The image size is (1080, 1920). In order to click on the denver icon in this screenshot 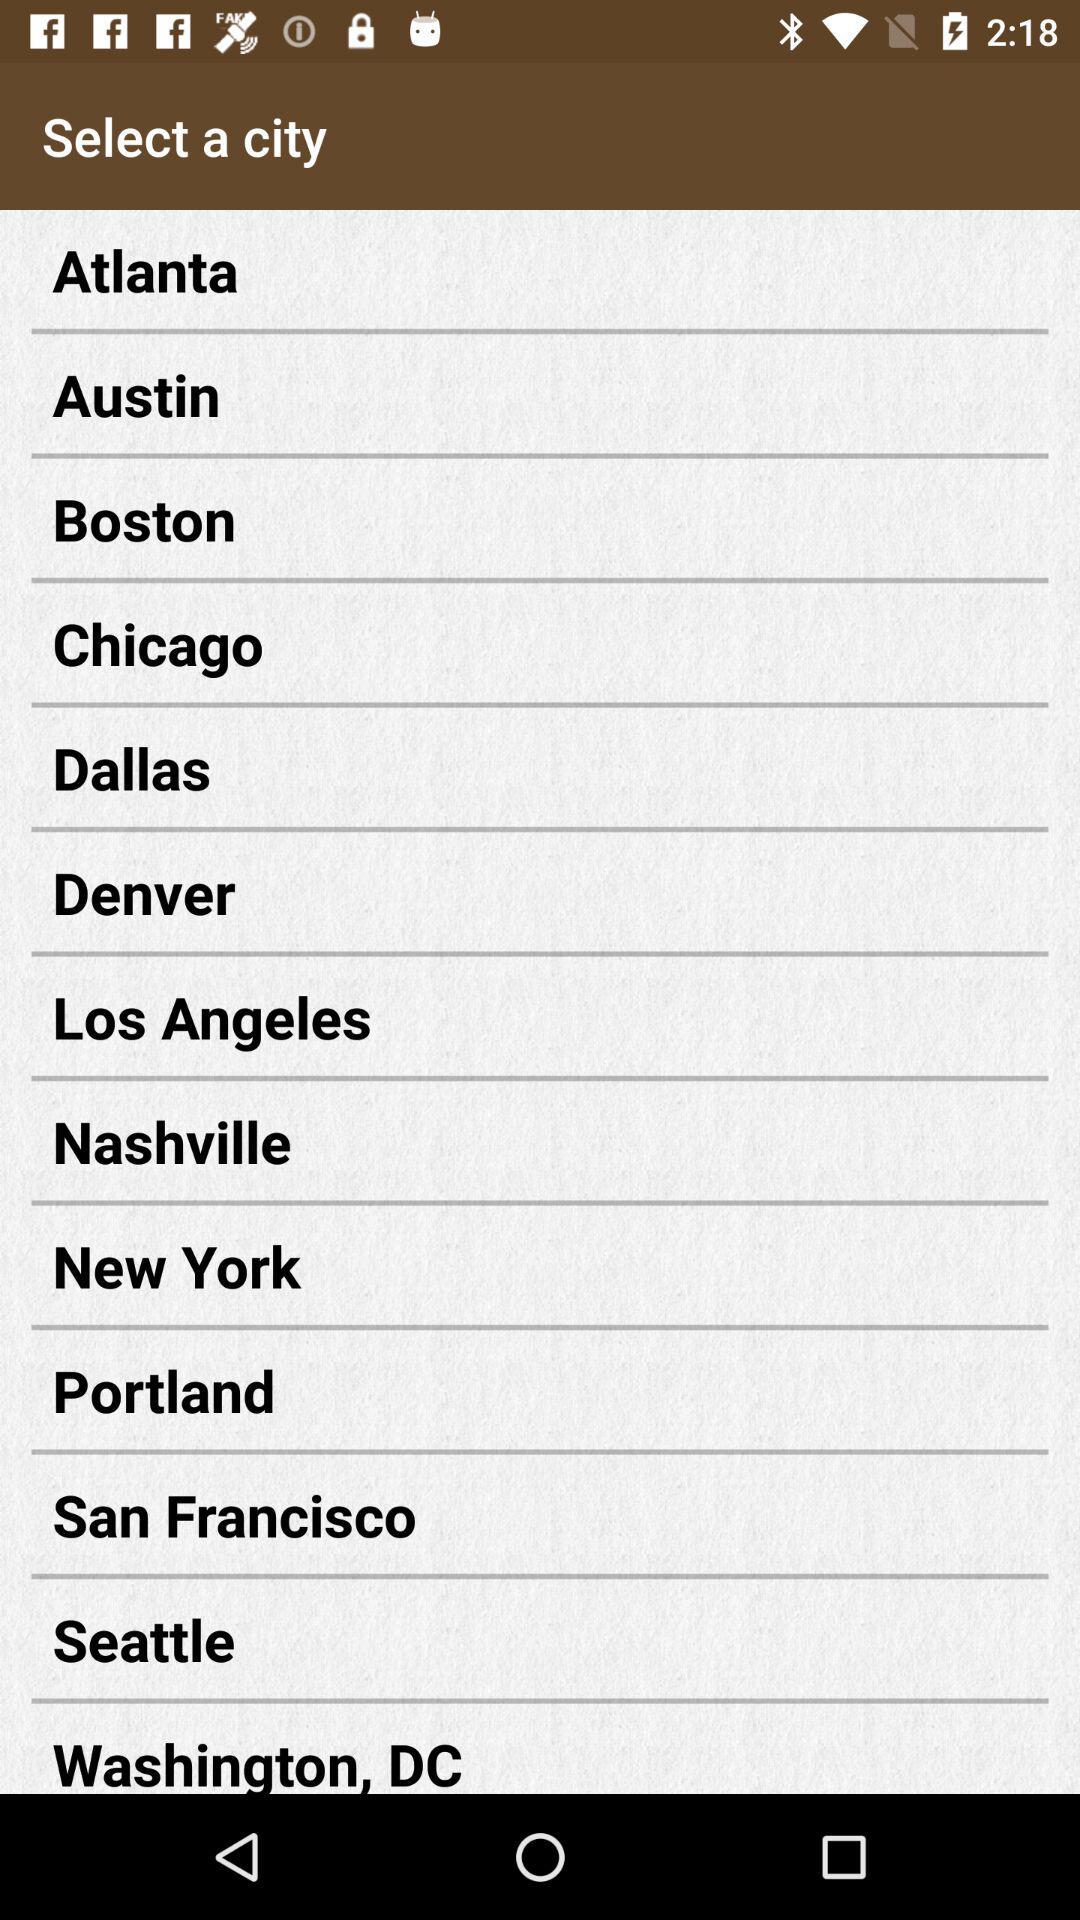, I will do `click(540, 891)`.